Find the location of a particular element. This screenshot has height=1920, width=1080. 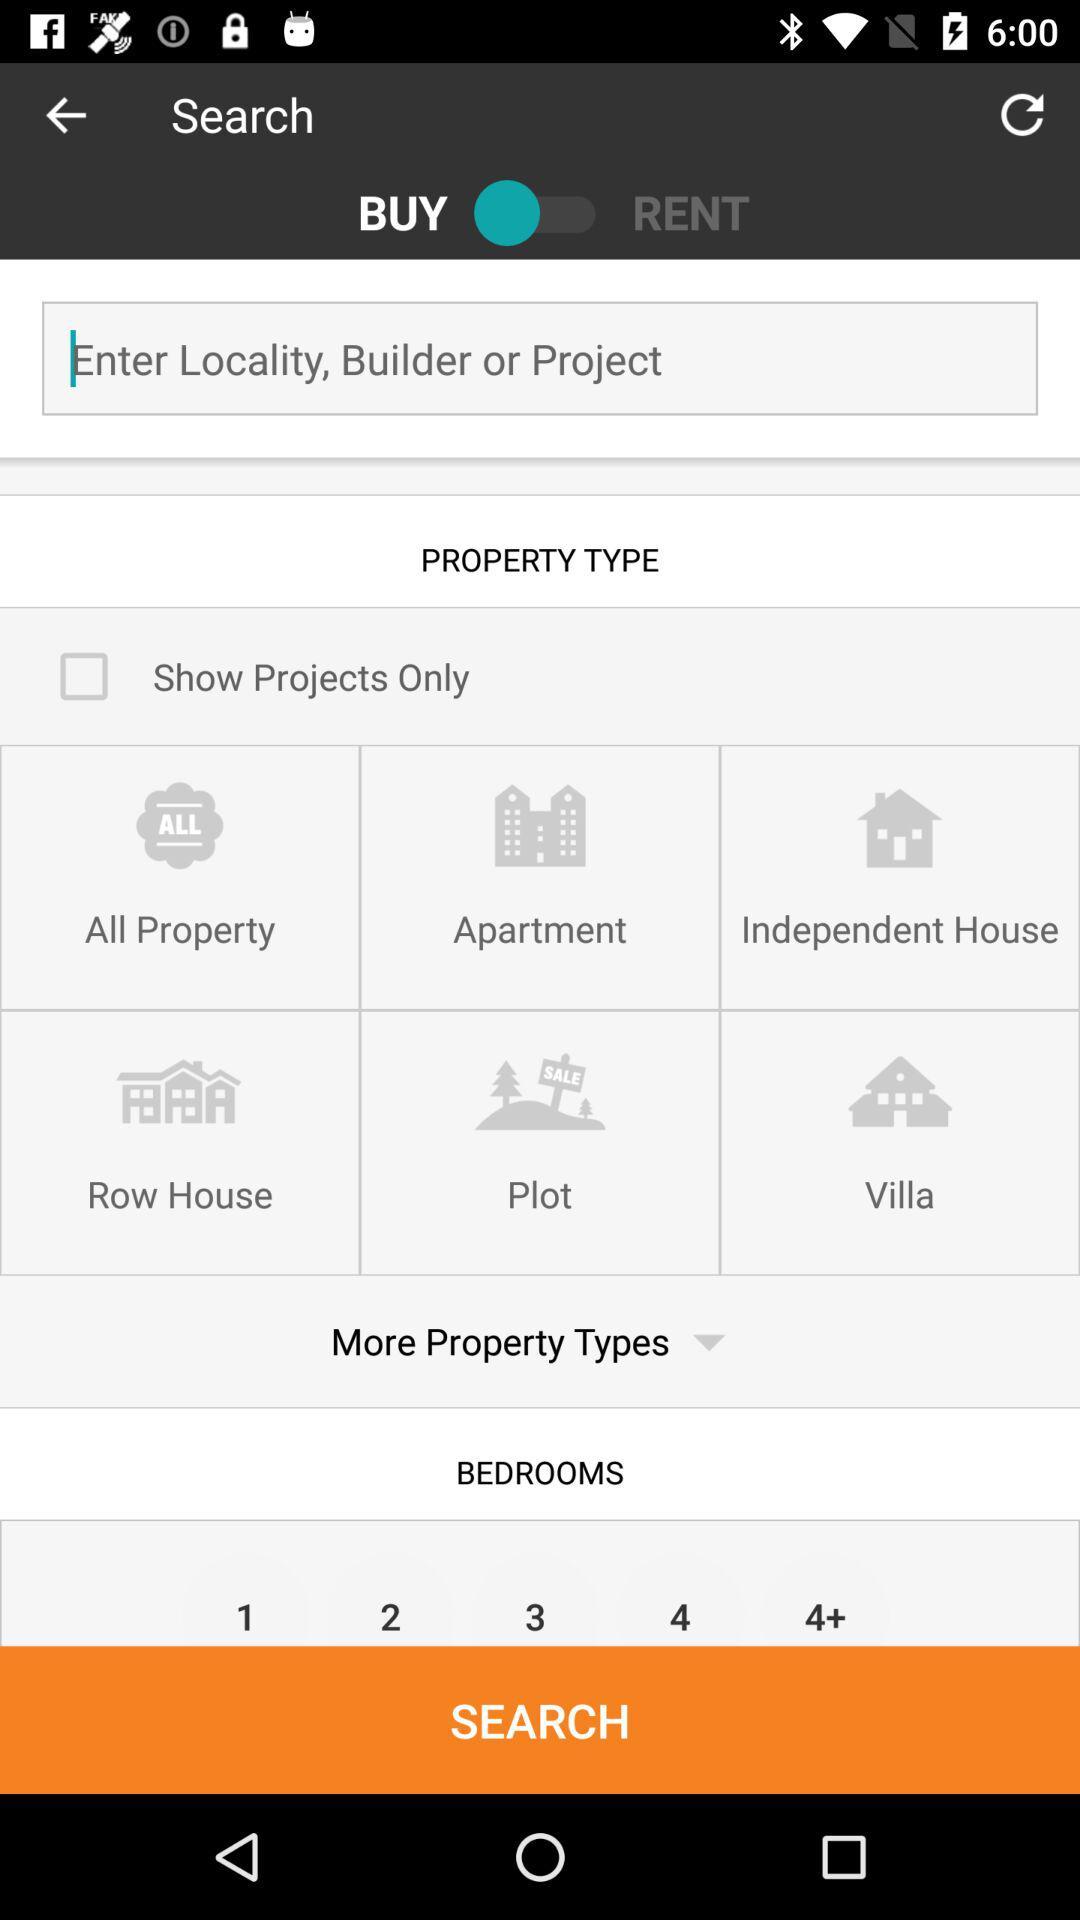

the item to the right of buy is located at coordinates (540, 212).